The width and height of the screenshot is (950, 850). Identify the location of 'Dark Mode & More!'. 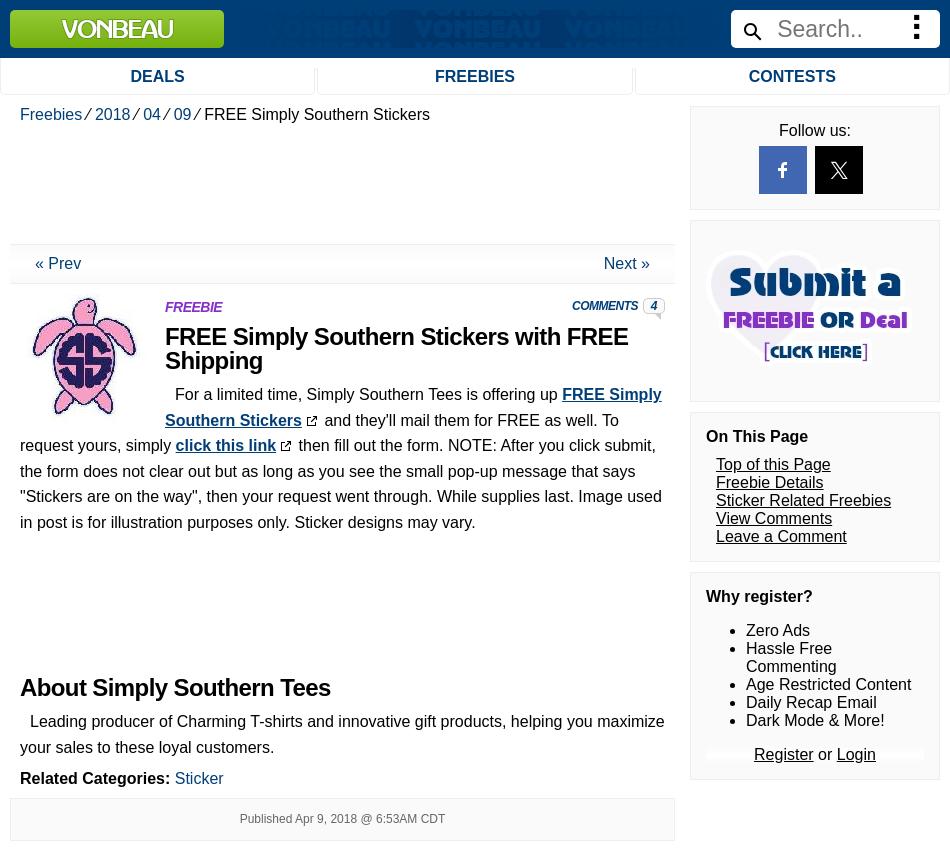
(814, 220).